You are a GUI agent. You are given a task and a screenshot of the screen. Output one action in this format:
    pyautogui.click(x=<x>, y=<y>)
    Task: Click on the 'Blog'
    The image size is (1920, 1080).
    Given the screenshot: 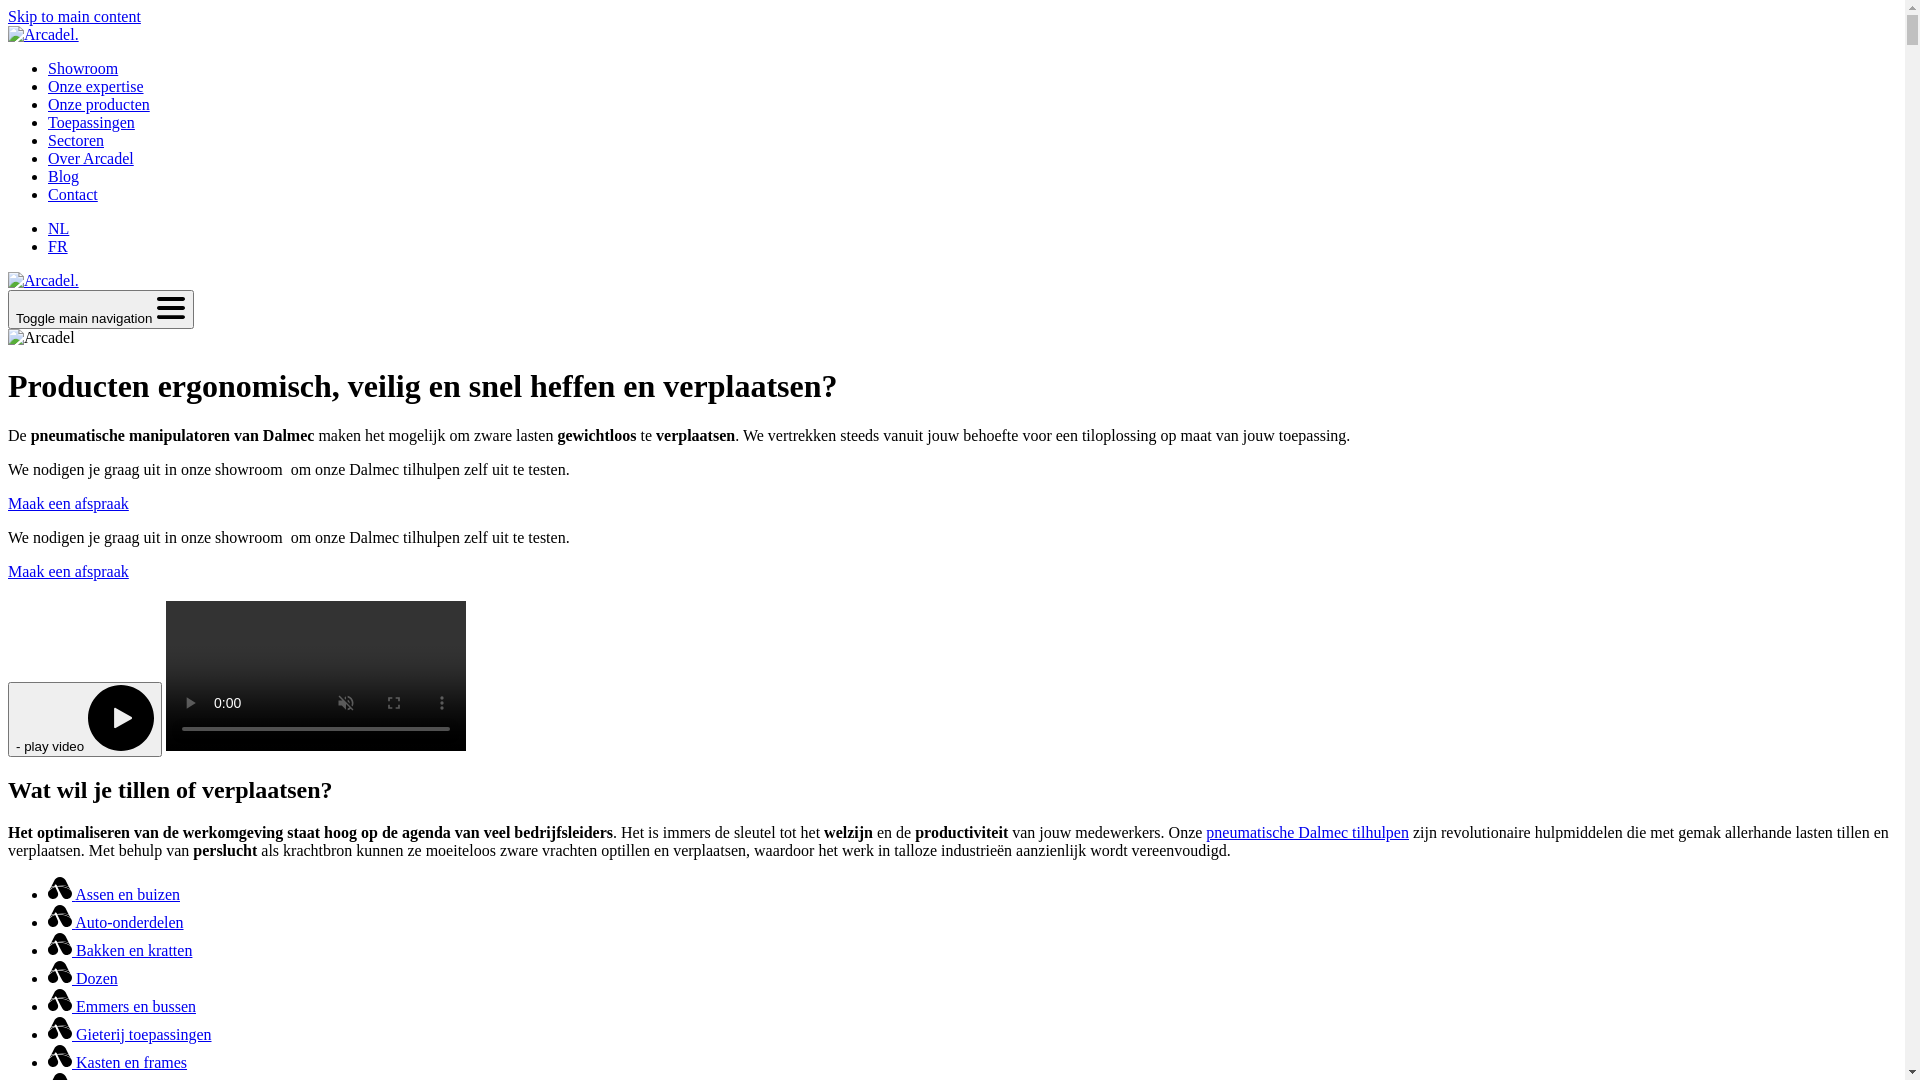 What is the action you would take?
    pyautogui.click(x=48, y=175)
    